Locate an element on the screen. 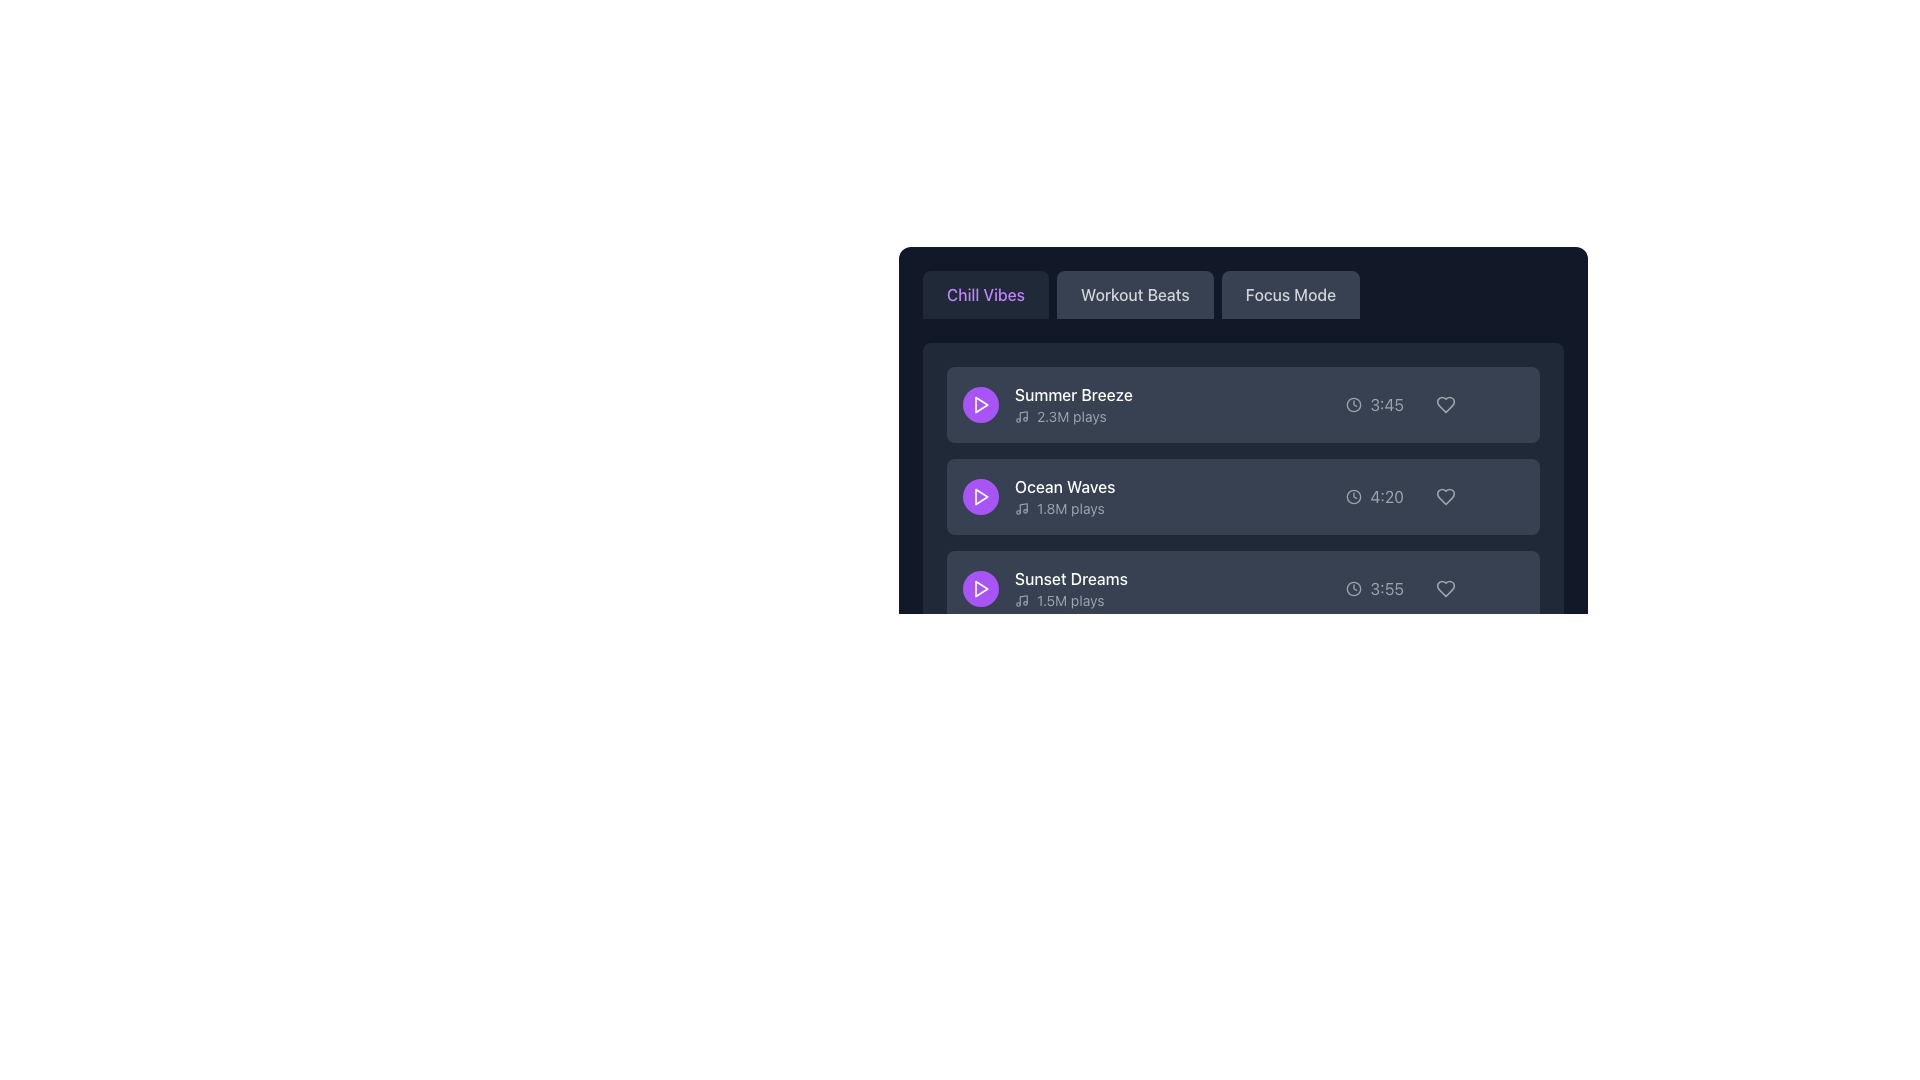  the second button in the horizontal group of three buttons at the top of the interface is located at coordinates (1135, 294).